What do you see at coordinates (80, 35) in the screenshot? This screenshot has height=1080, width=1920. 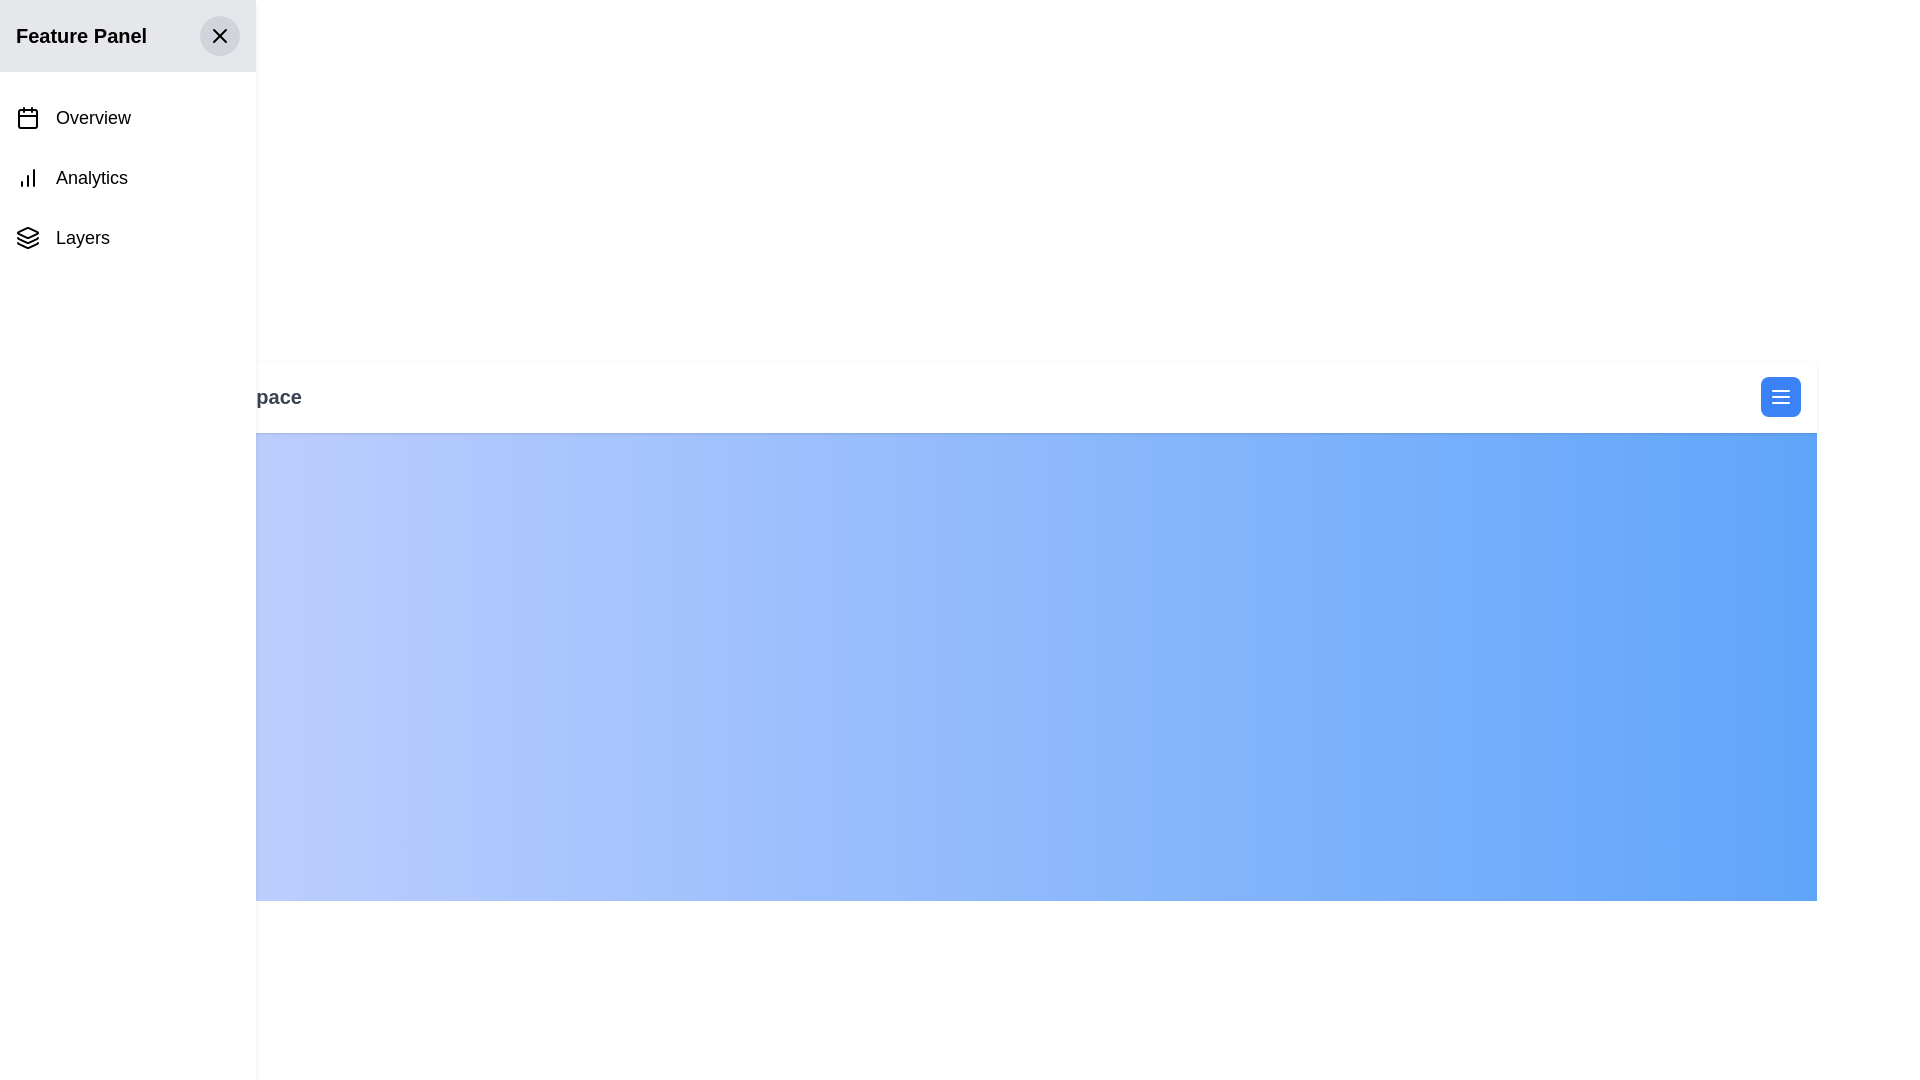 I see `the 'Feature Panel' text label, which serves as a header indicating the name of the section` at bounding box center [80, 35].